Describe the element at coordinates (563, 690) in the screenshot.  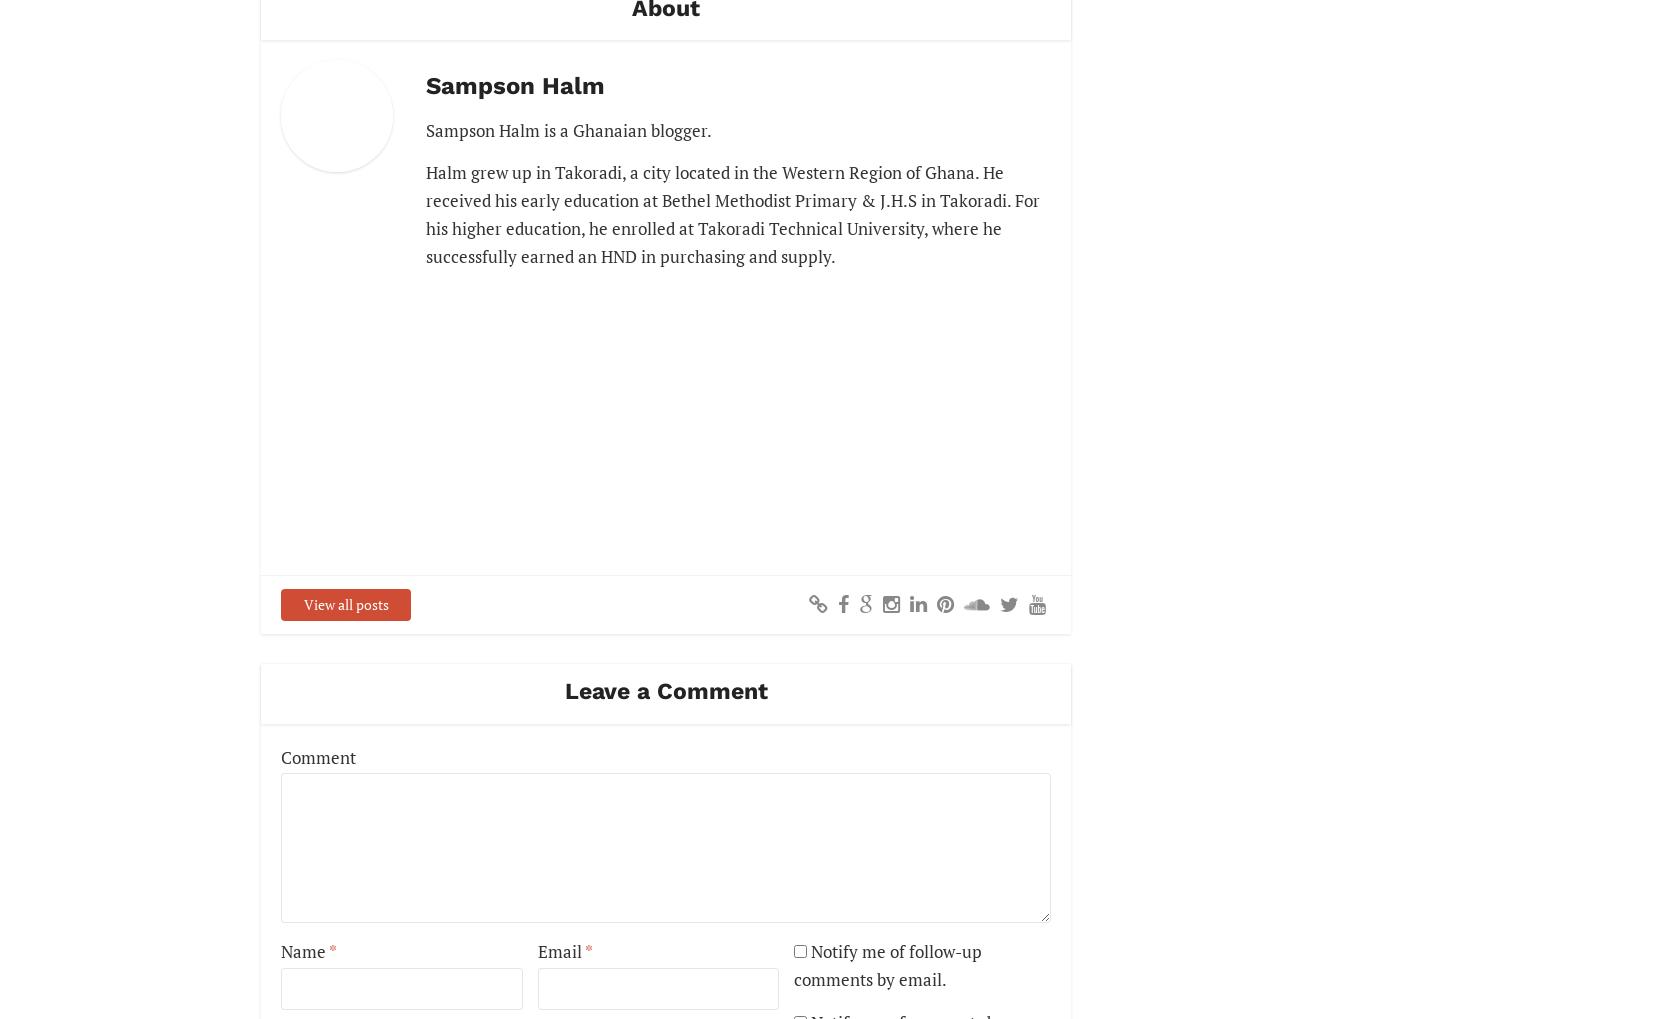
I see `'Leave a Comment'` at that location.